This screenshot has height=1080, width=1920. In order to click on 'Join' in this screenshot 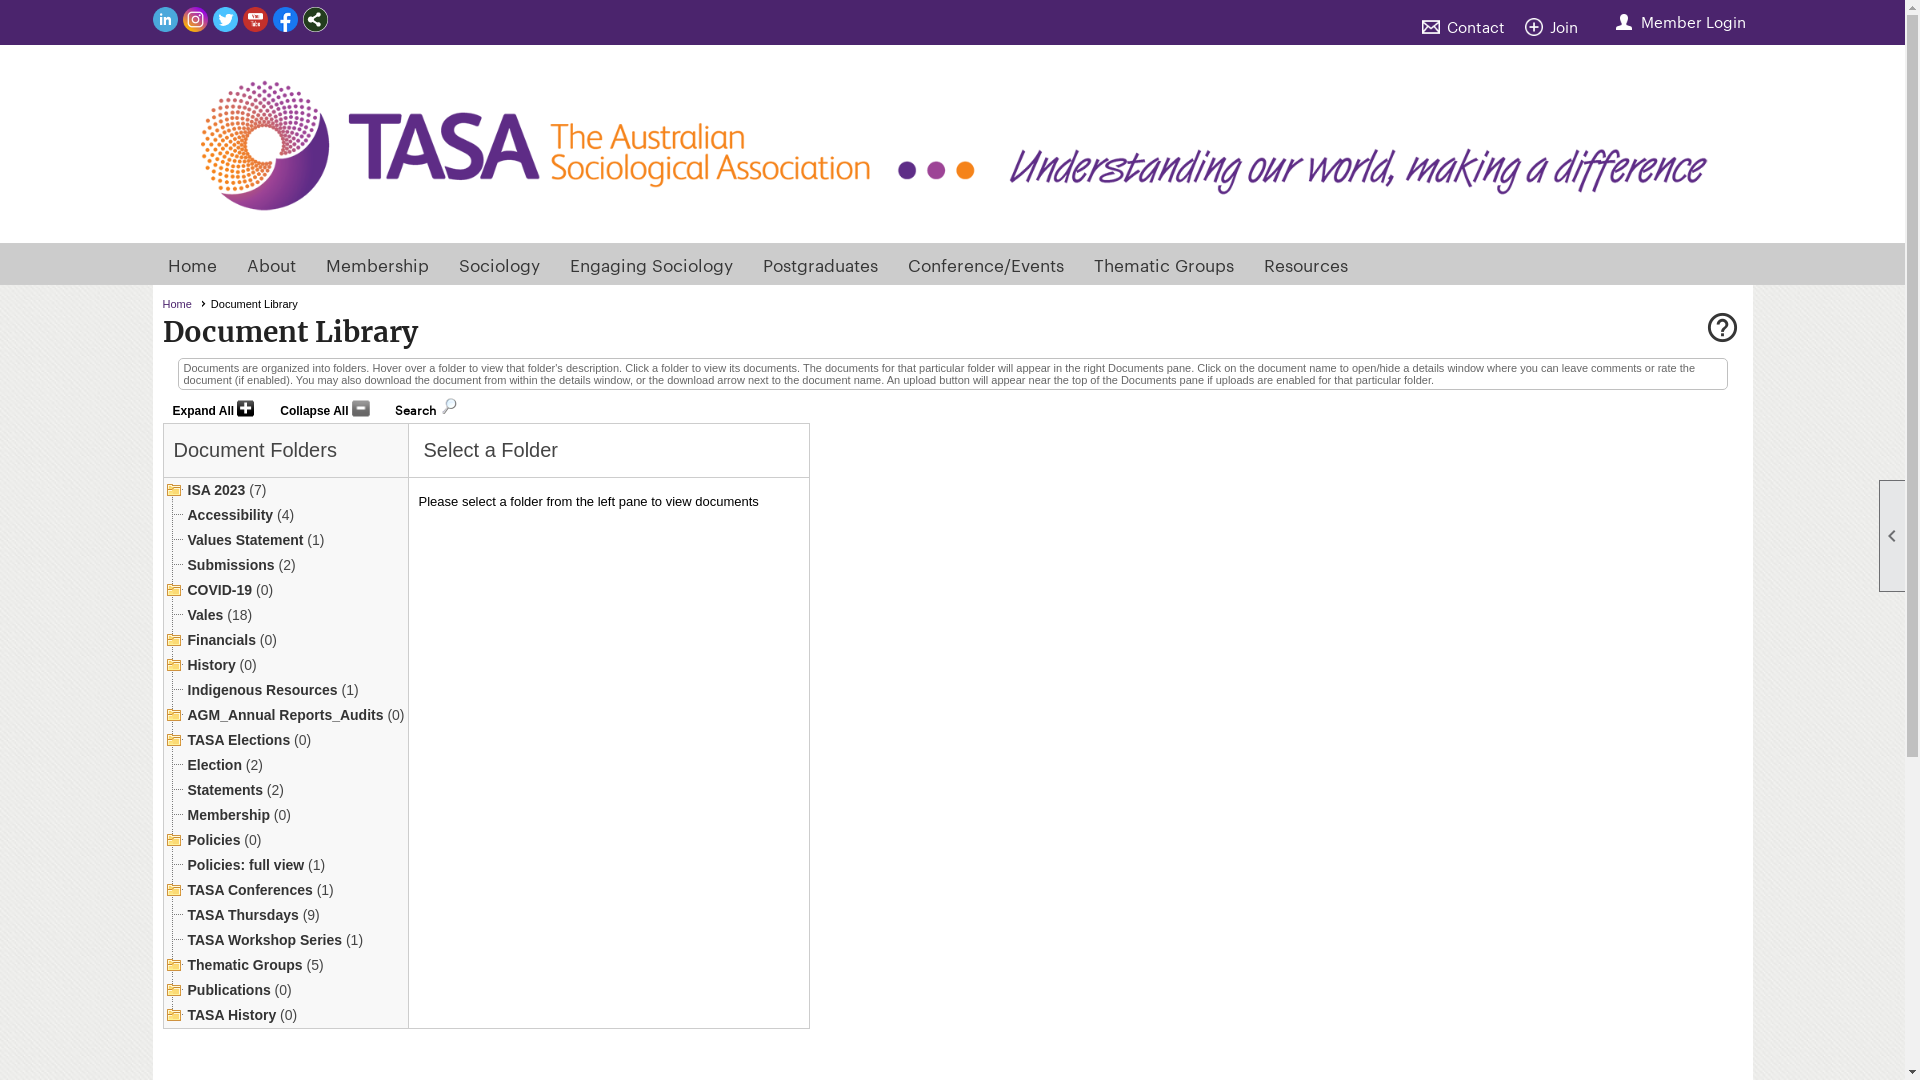, I will do `click(1554, 26)`.